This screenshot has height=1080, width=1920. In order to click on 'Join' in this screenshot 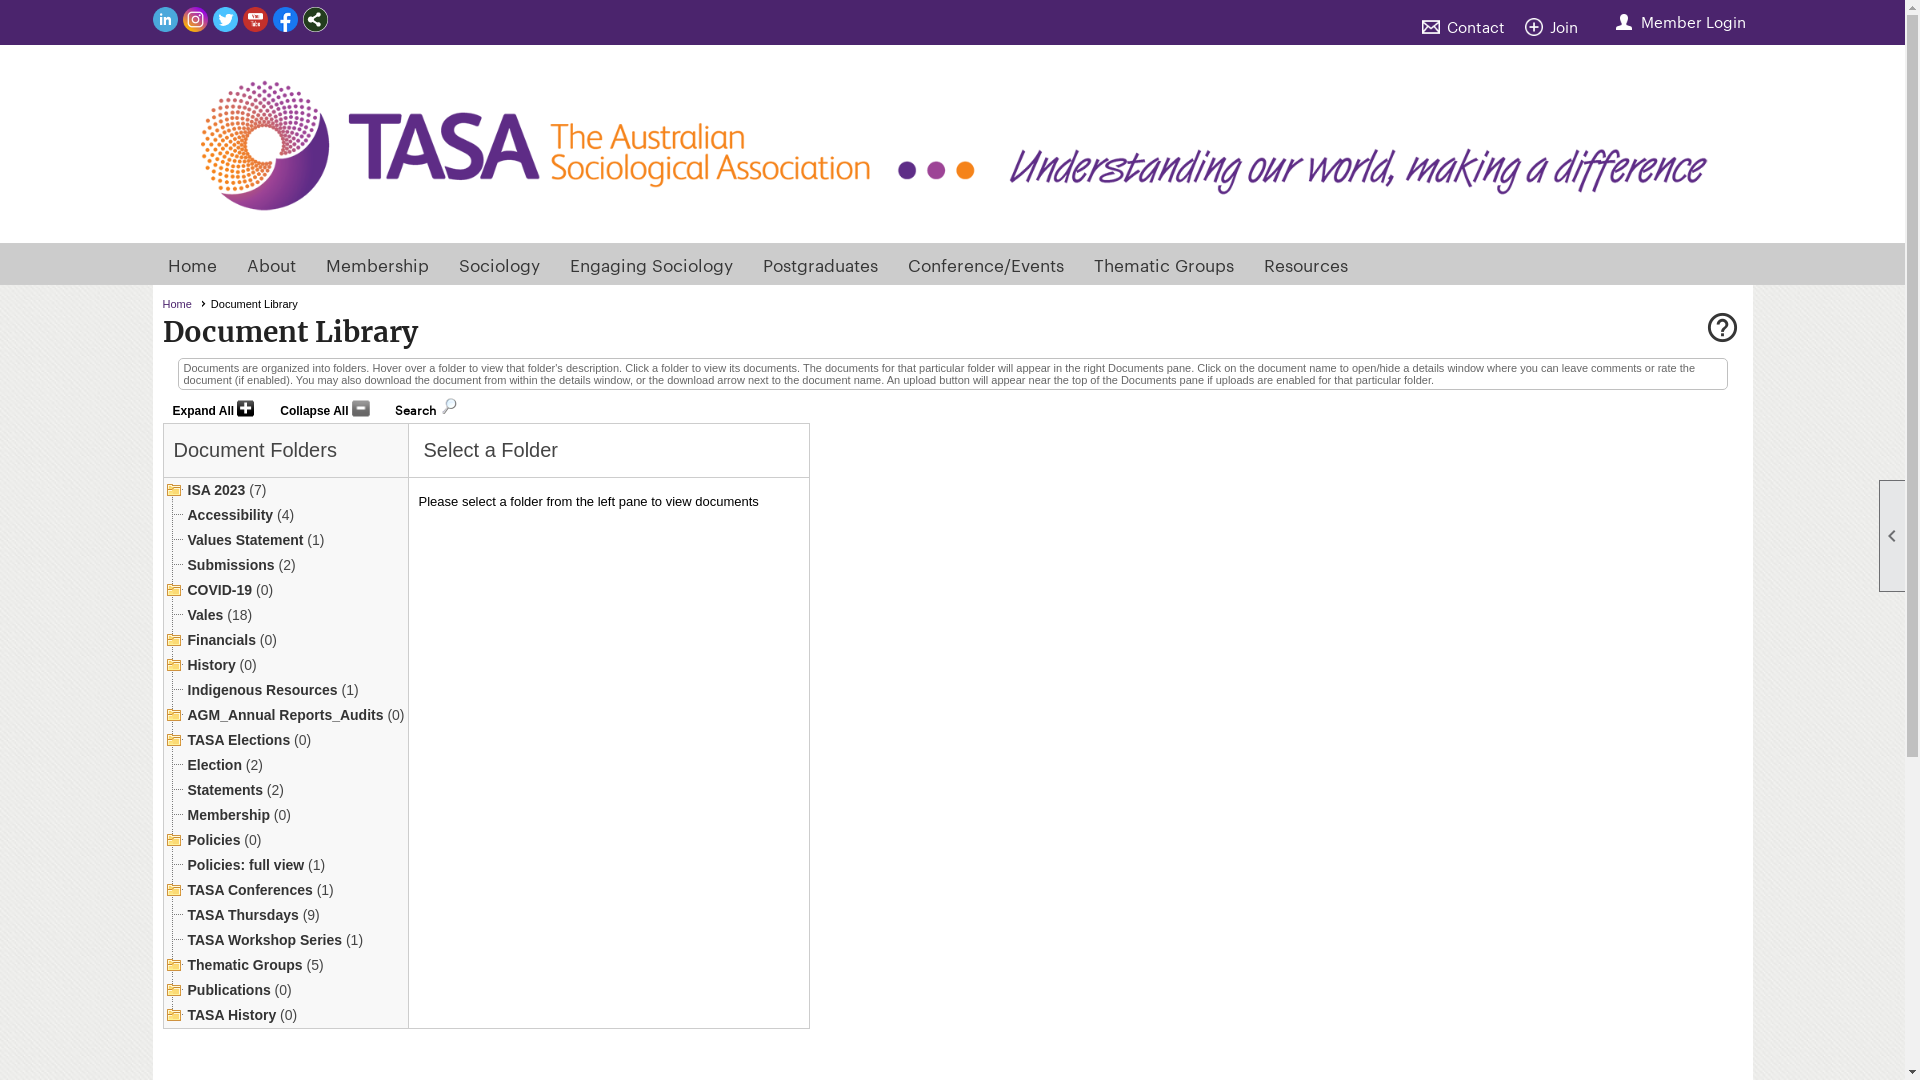, I will do `click(1554, 26)`.